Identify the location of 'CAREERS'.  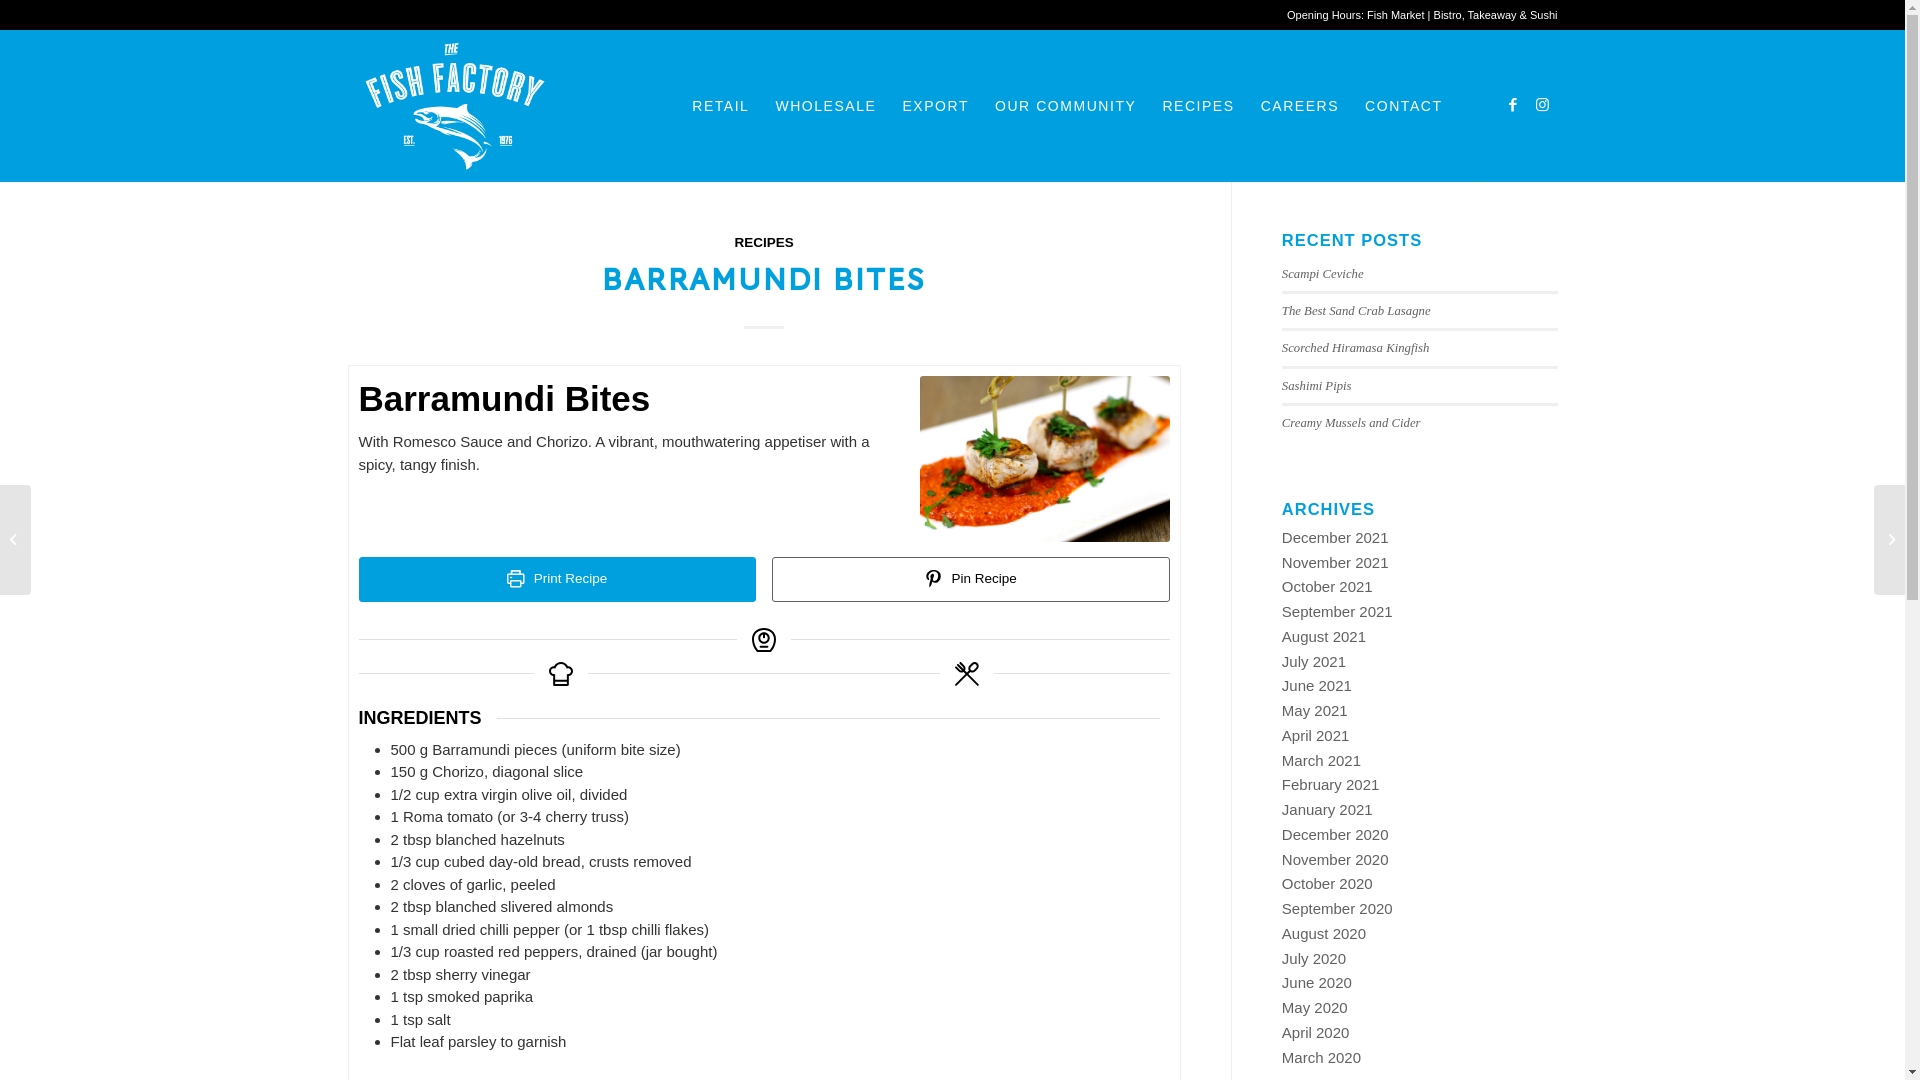
(1300, 105).